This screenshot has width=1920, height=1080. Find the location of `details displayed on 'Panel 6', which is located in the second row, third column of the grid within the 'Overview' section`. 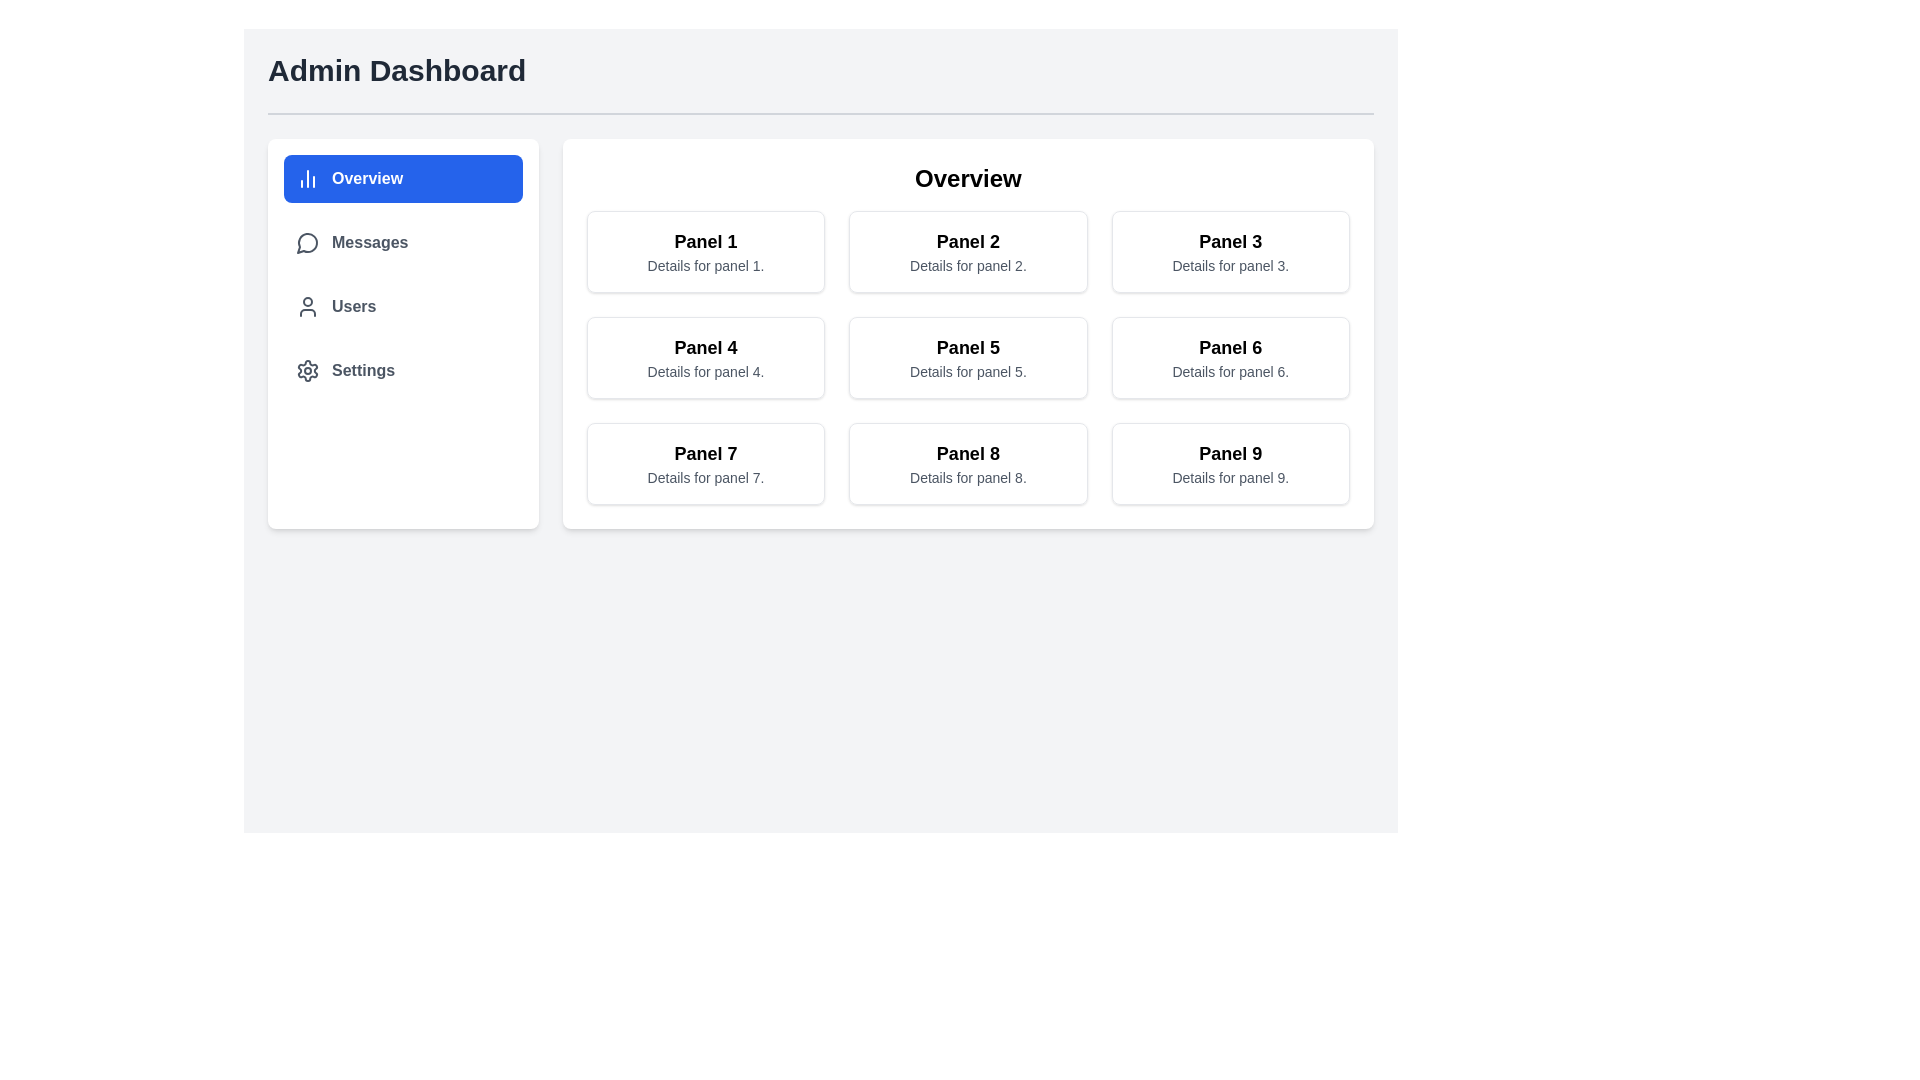

details displayed on 'Panel 6', which is located in the second row, third column of the grid within the 'Overview' section is located at coordinates (1229, 357).